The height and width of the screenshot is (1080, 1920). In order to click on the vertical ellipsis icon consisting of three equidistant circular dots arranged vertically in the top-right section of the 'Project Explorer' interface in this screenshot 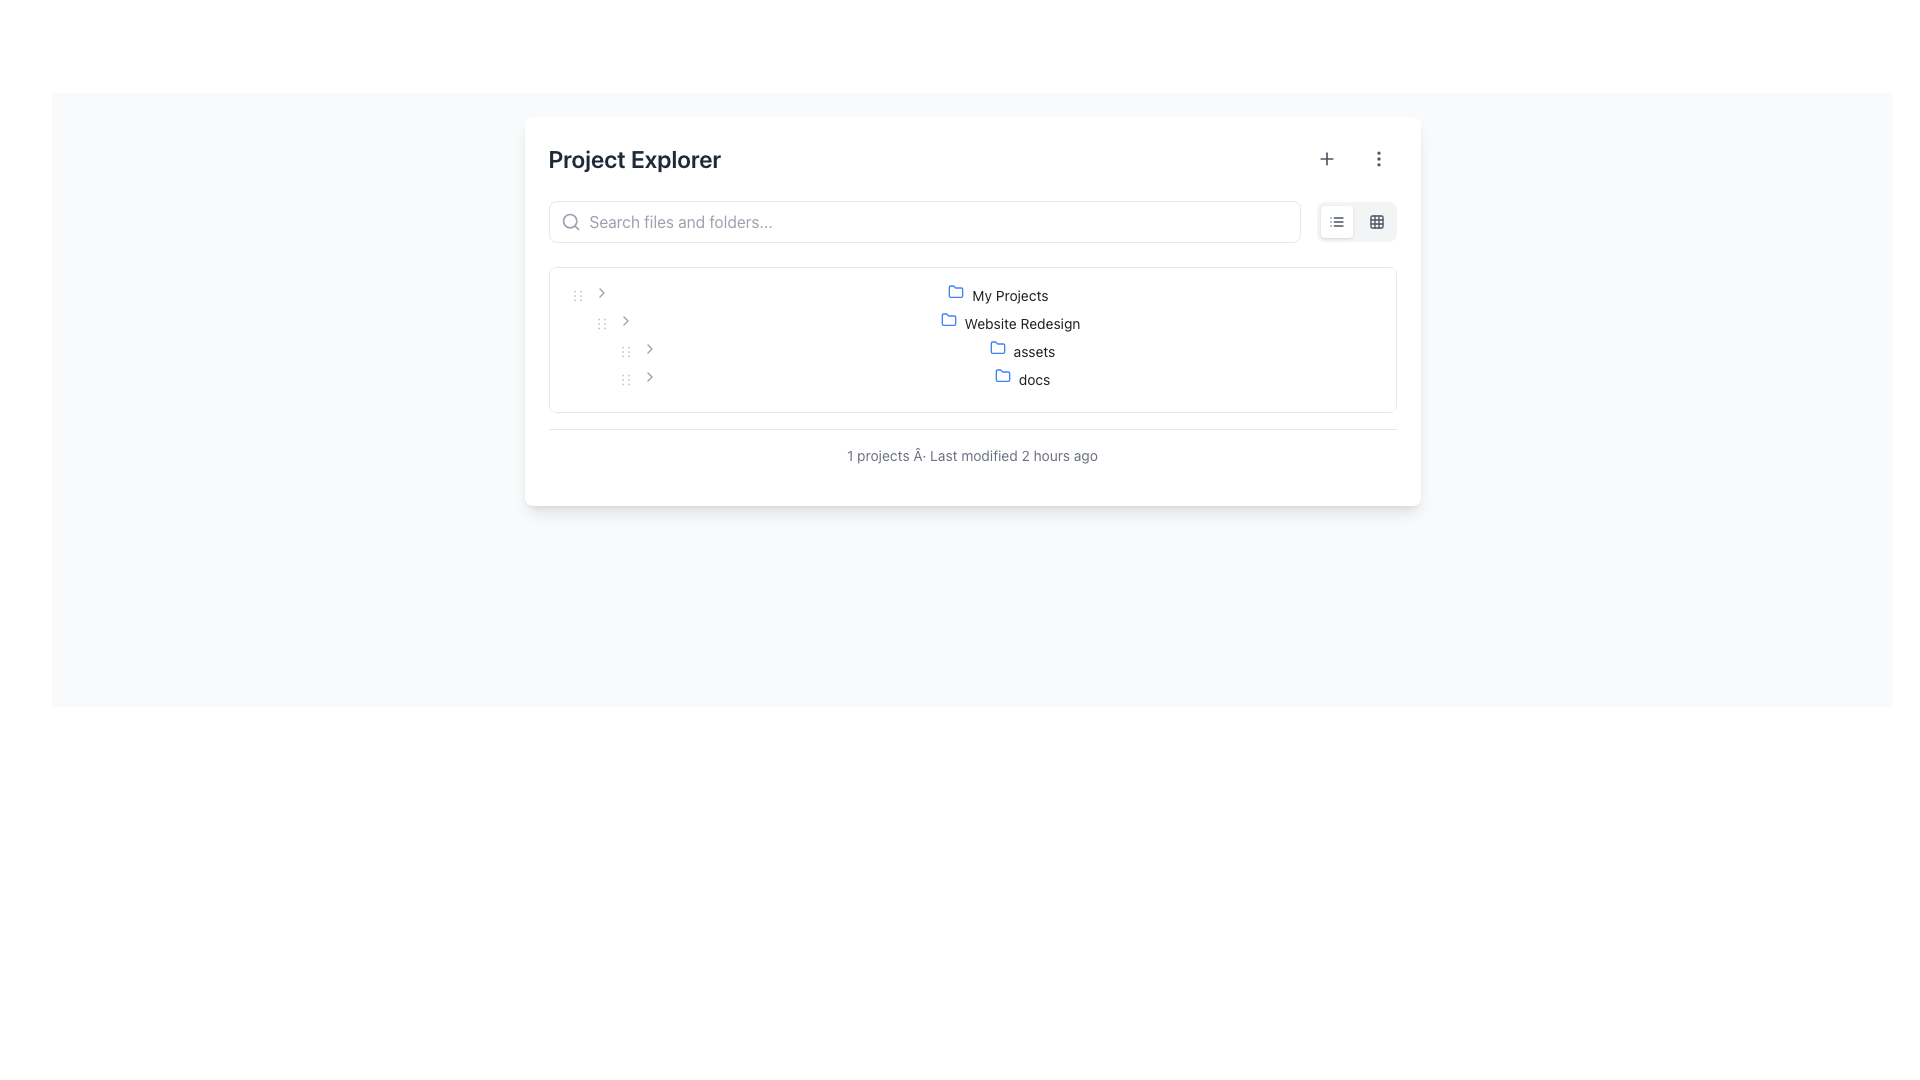, I will do `click(1377, 157)`.